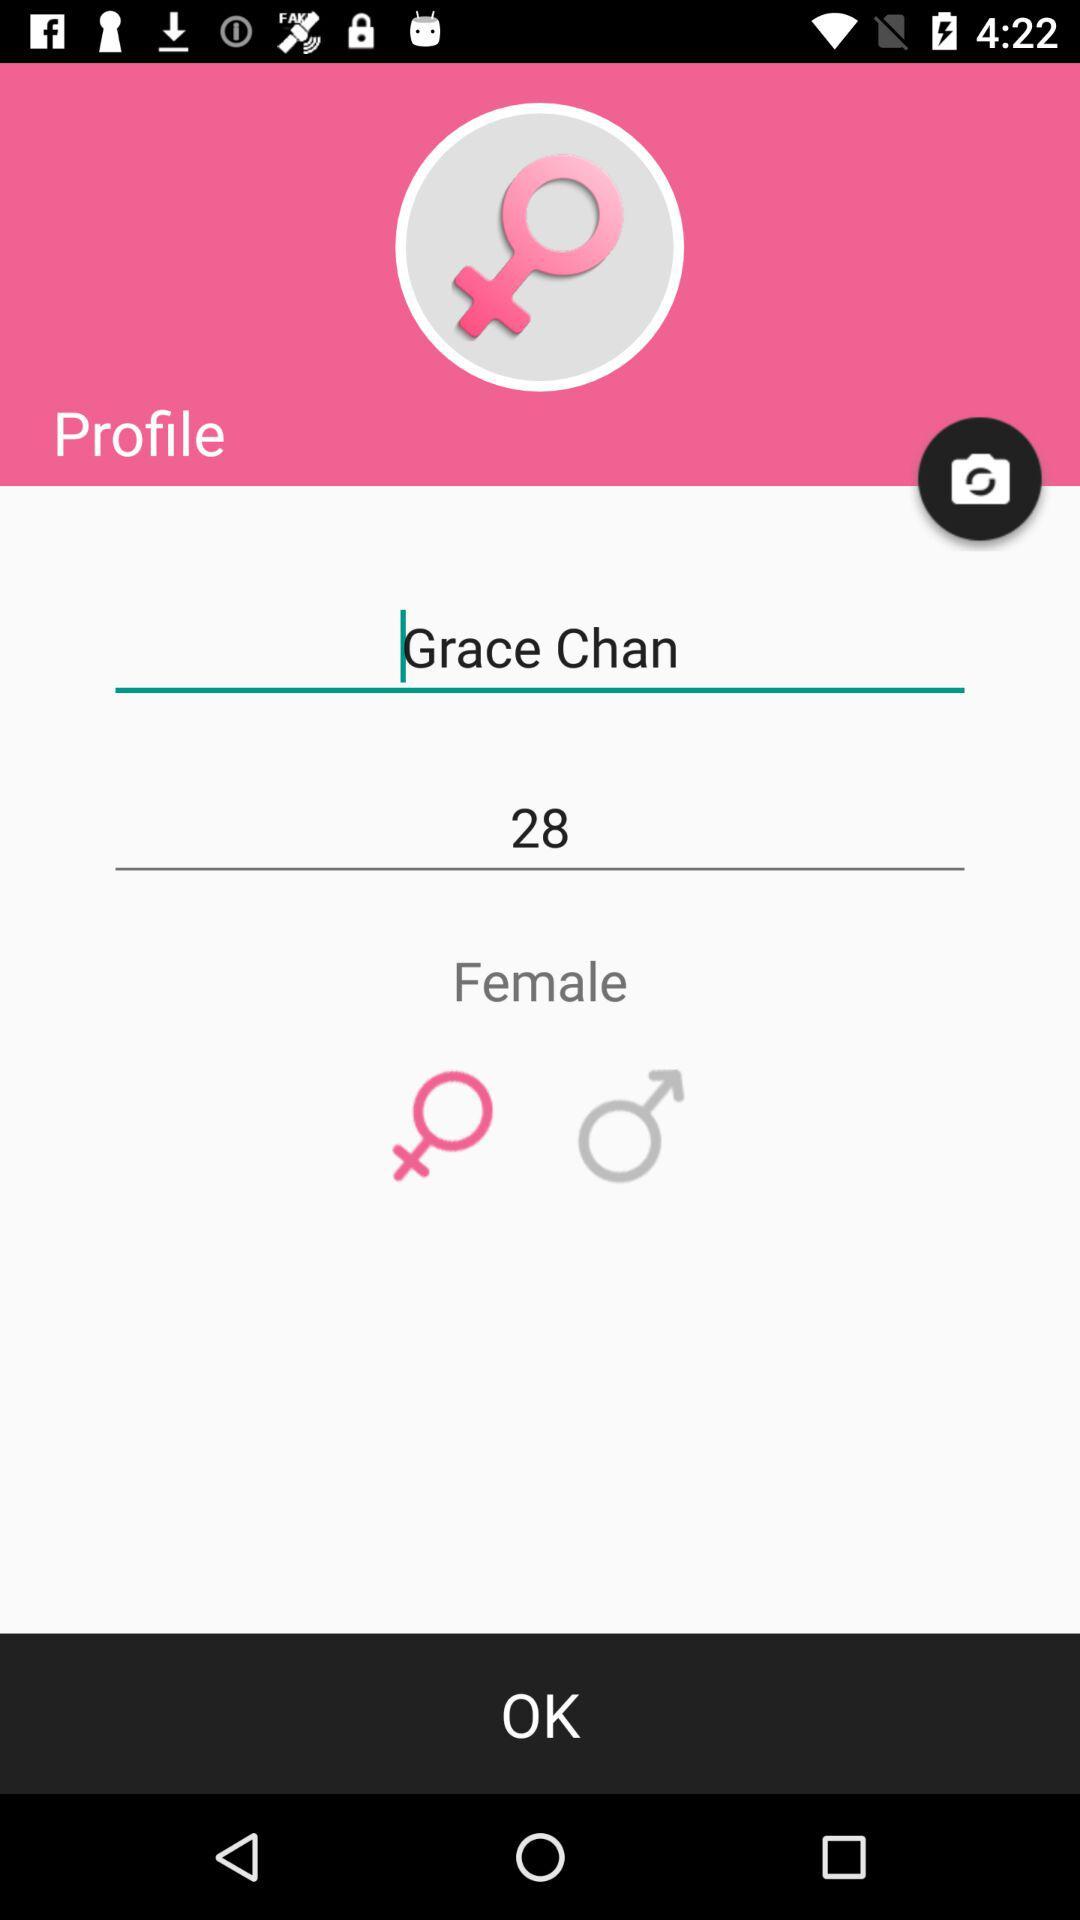  What do you see at coordinates (540, 827) in the screenshot?
I see `28 icon` at bounding box center [540, 827].